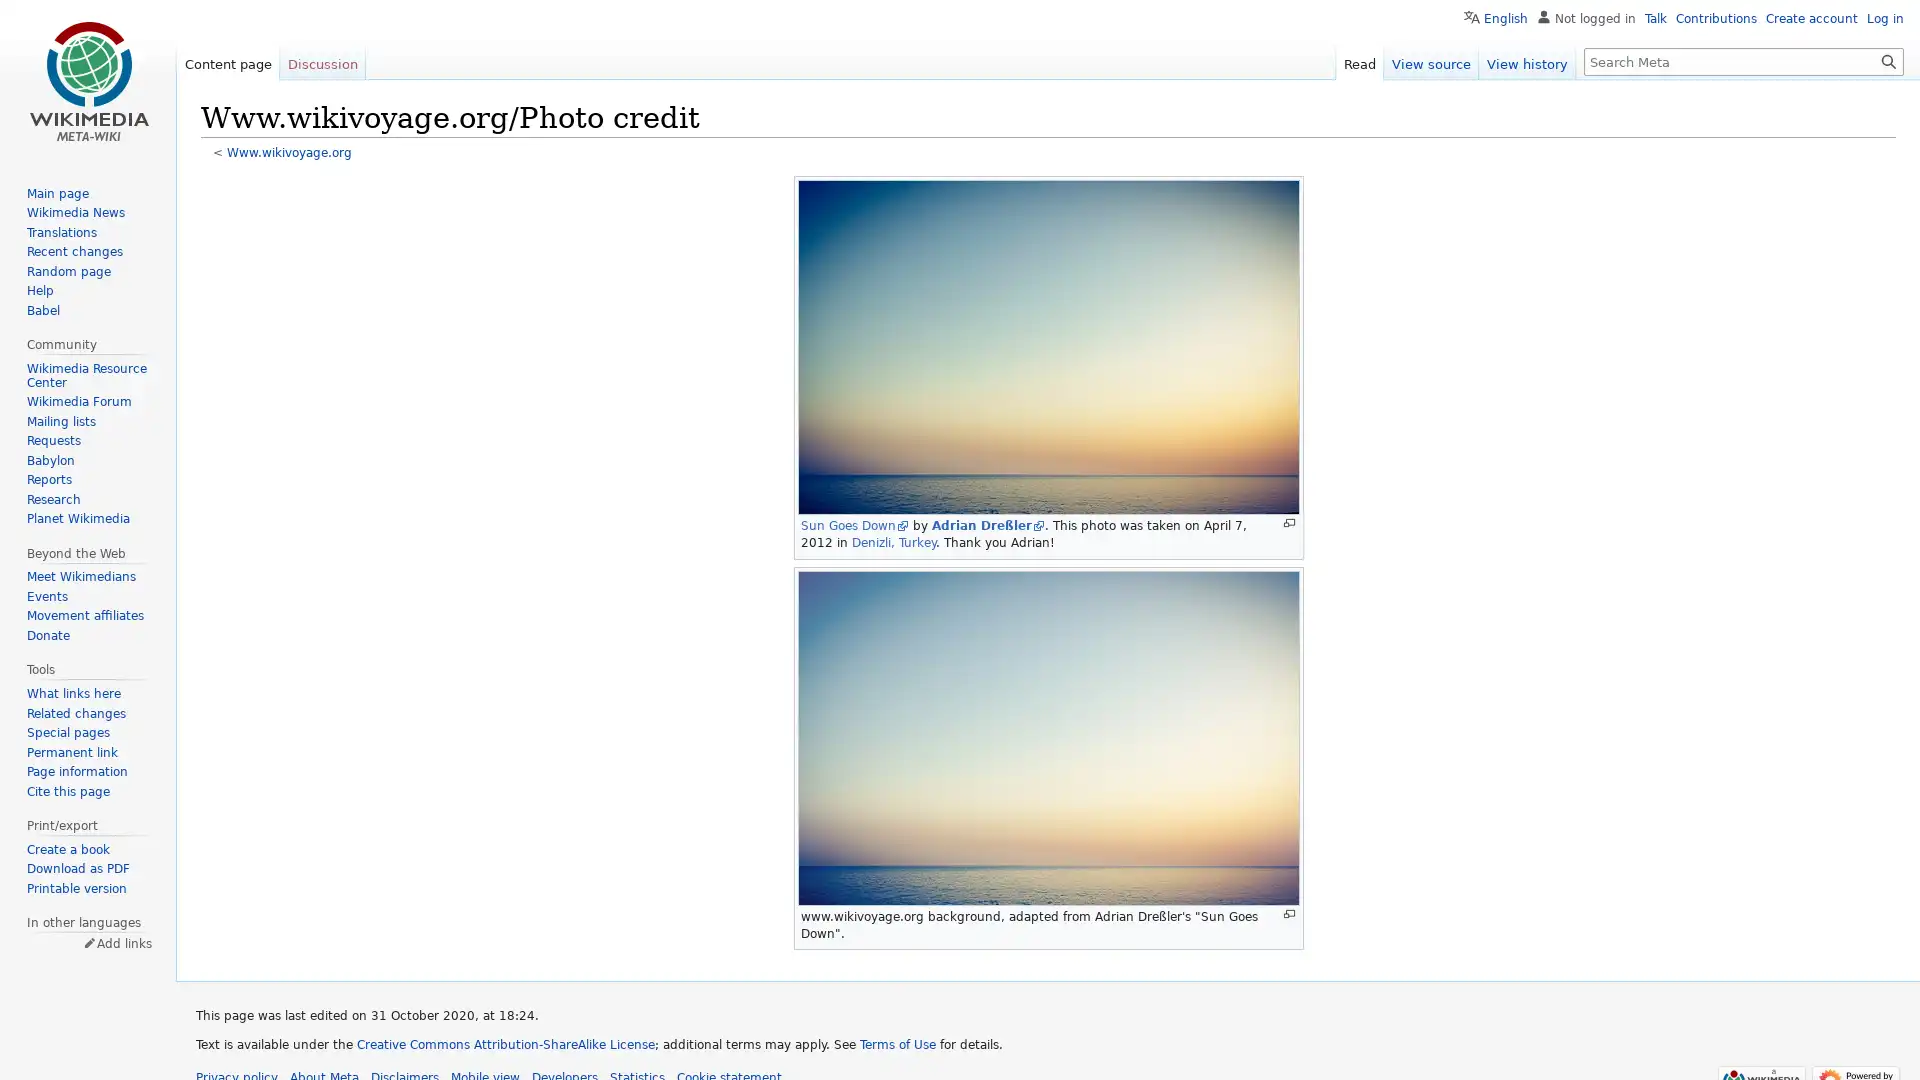 The height and width of the screenshot is (1080, 1920). What do you see at coordinates (1888, 60) in the screenshot?
I see `Go` at bounding box center [1888, 60].